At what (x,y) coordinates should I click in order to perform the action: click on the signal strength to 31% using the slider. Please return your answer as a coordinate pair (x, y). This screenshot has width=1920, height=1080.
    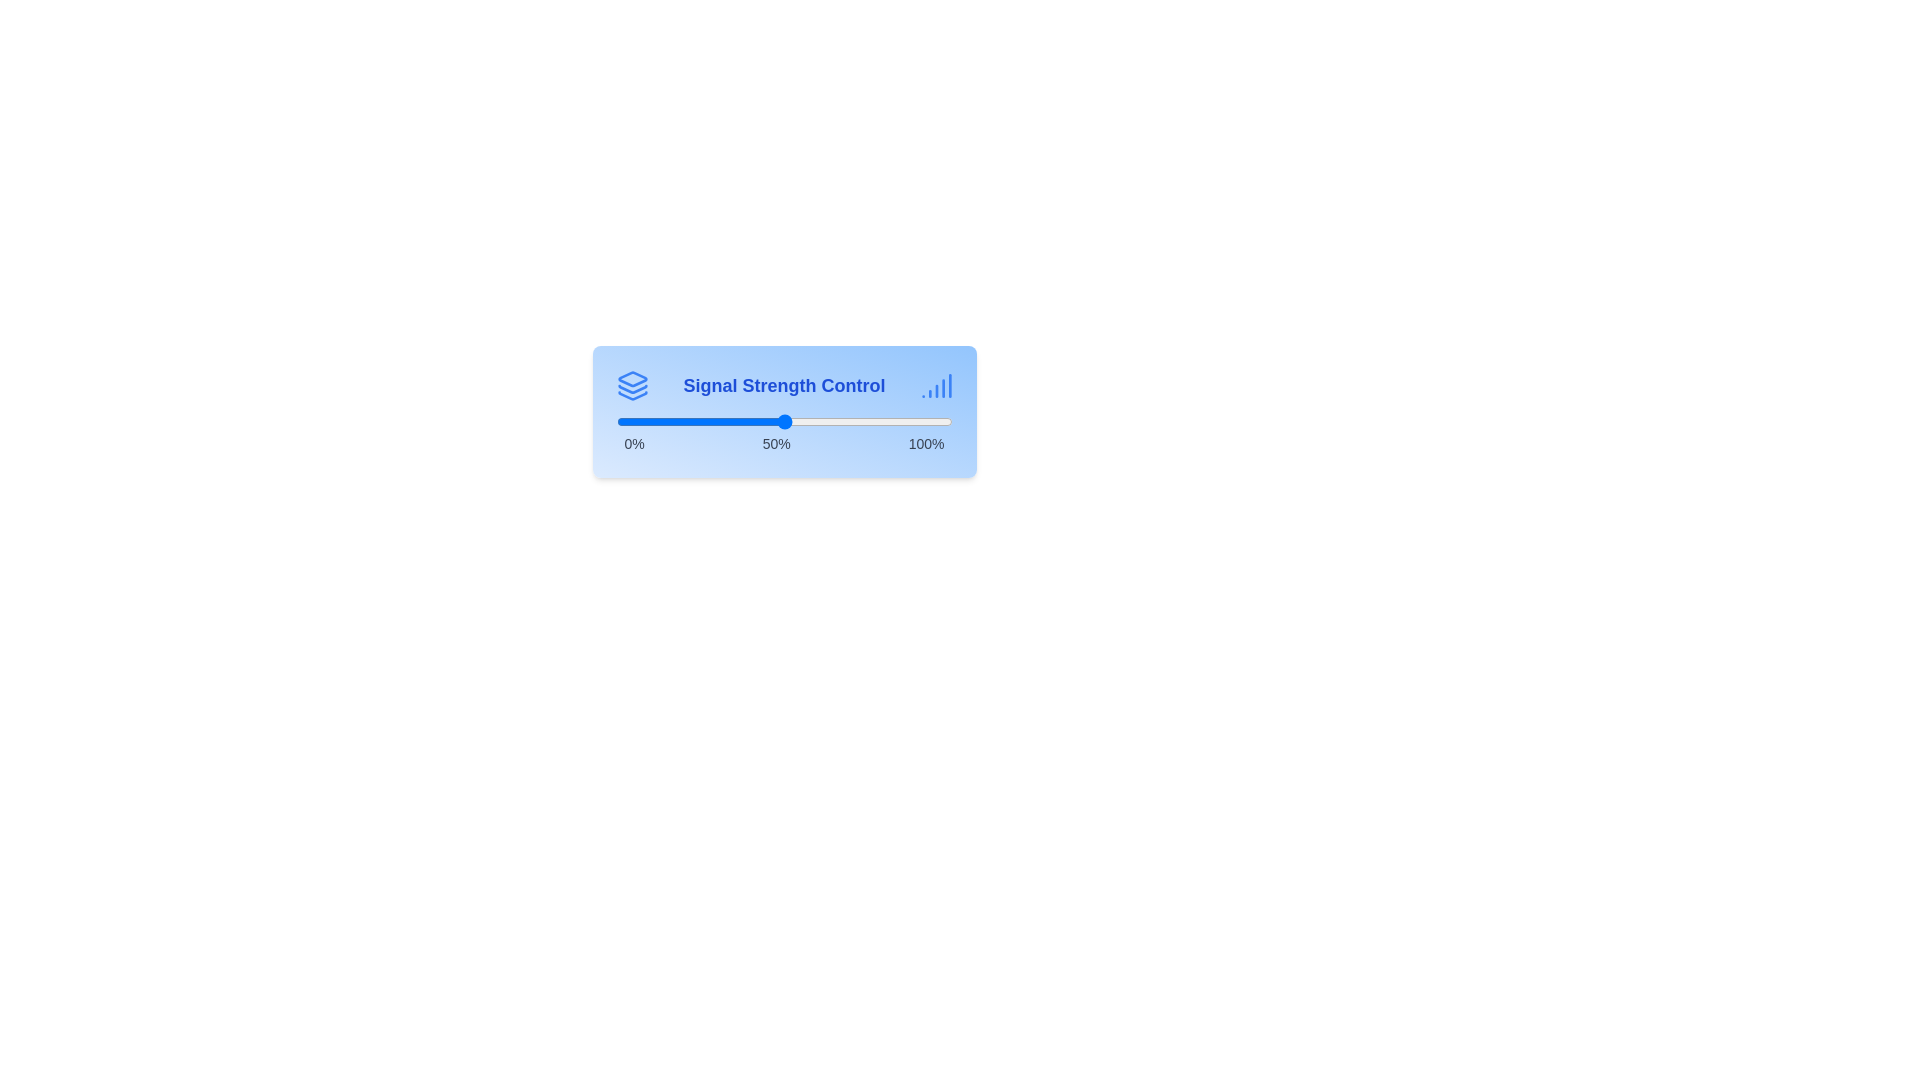
    Looking at the image, I should click on (720, 420).